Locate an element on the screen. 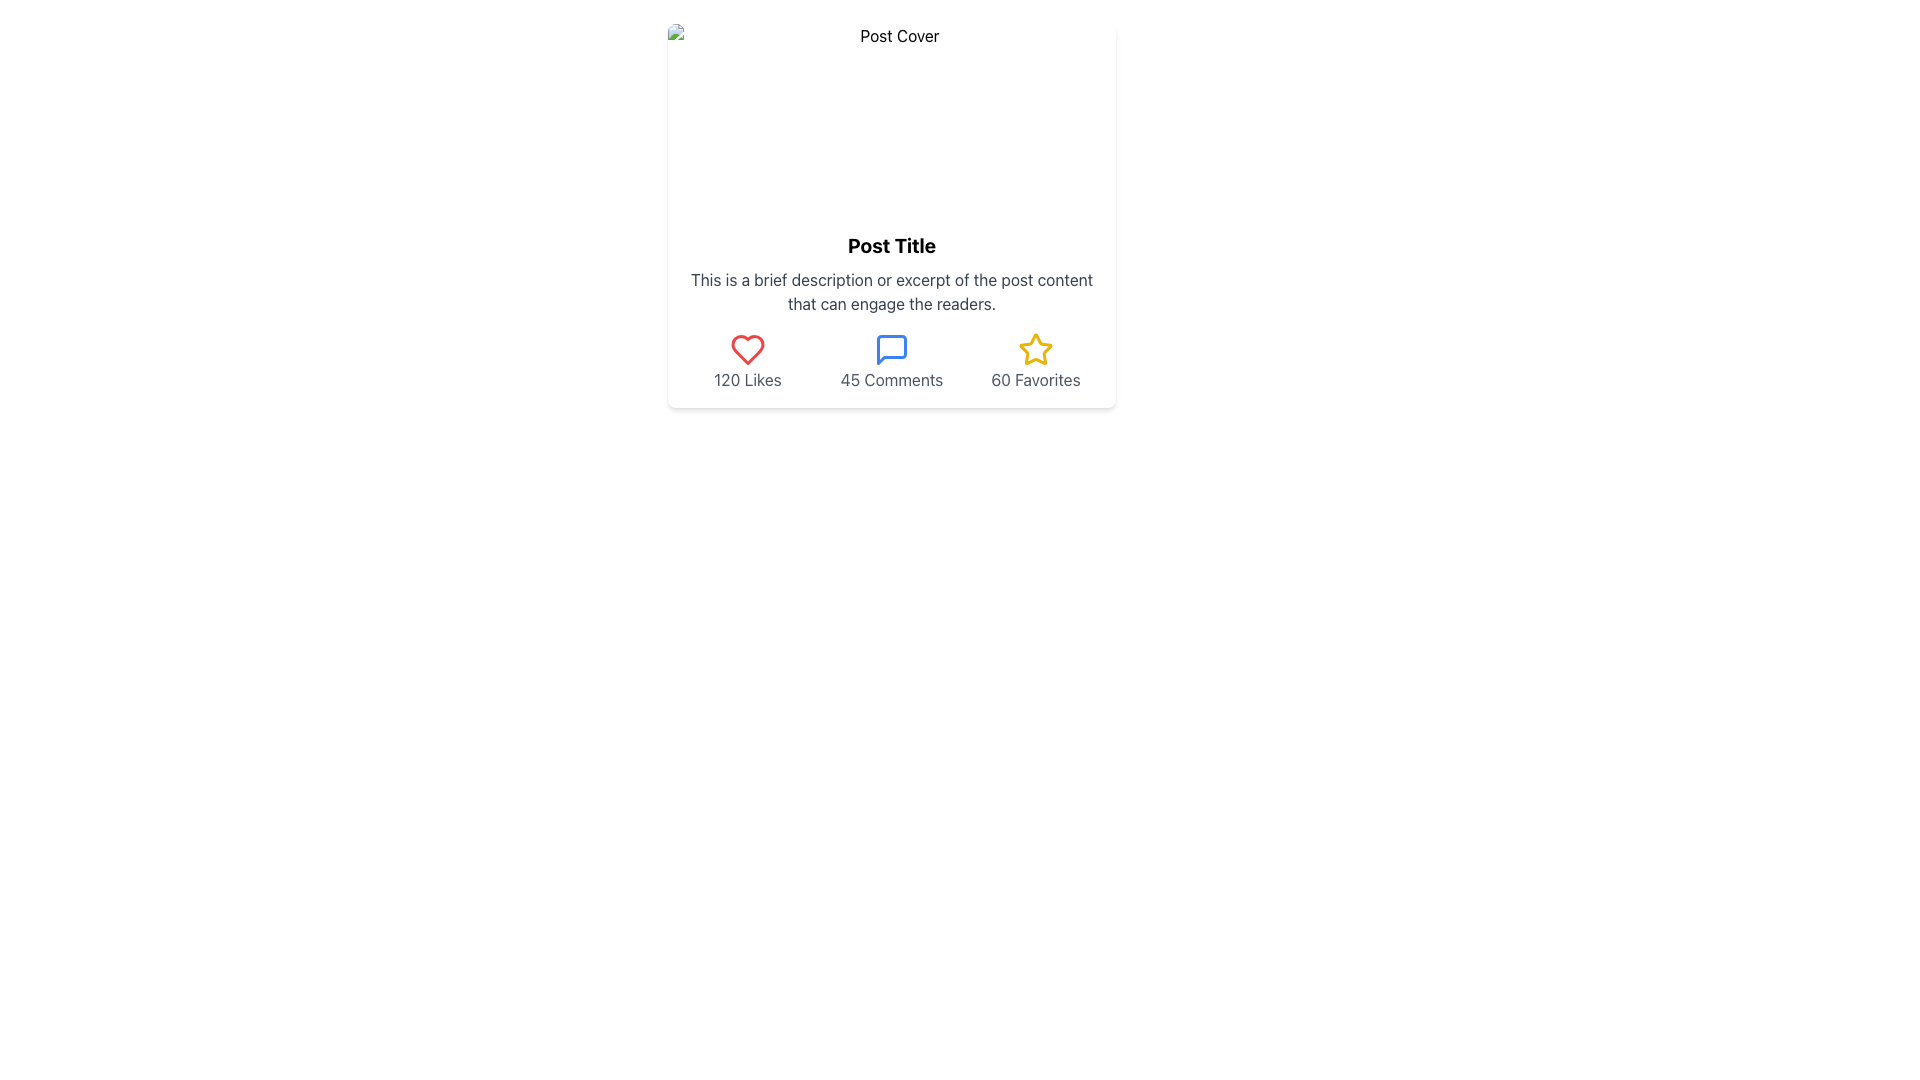 This screenshot has height=1080, width=1920. the chat bubble button displaying '45 Comments' is located at coordinates (891, 362).